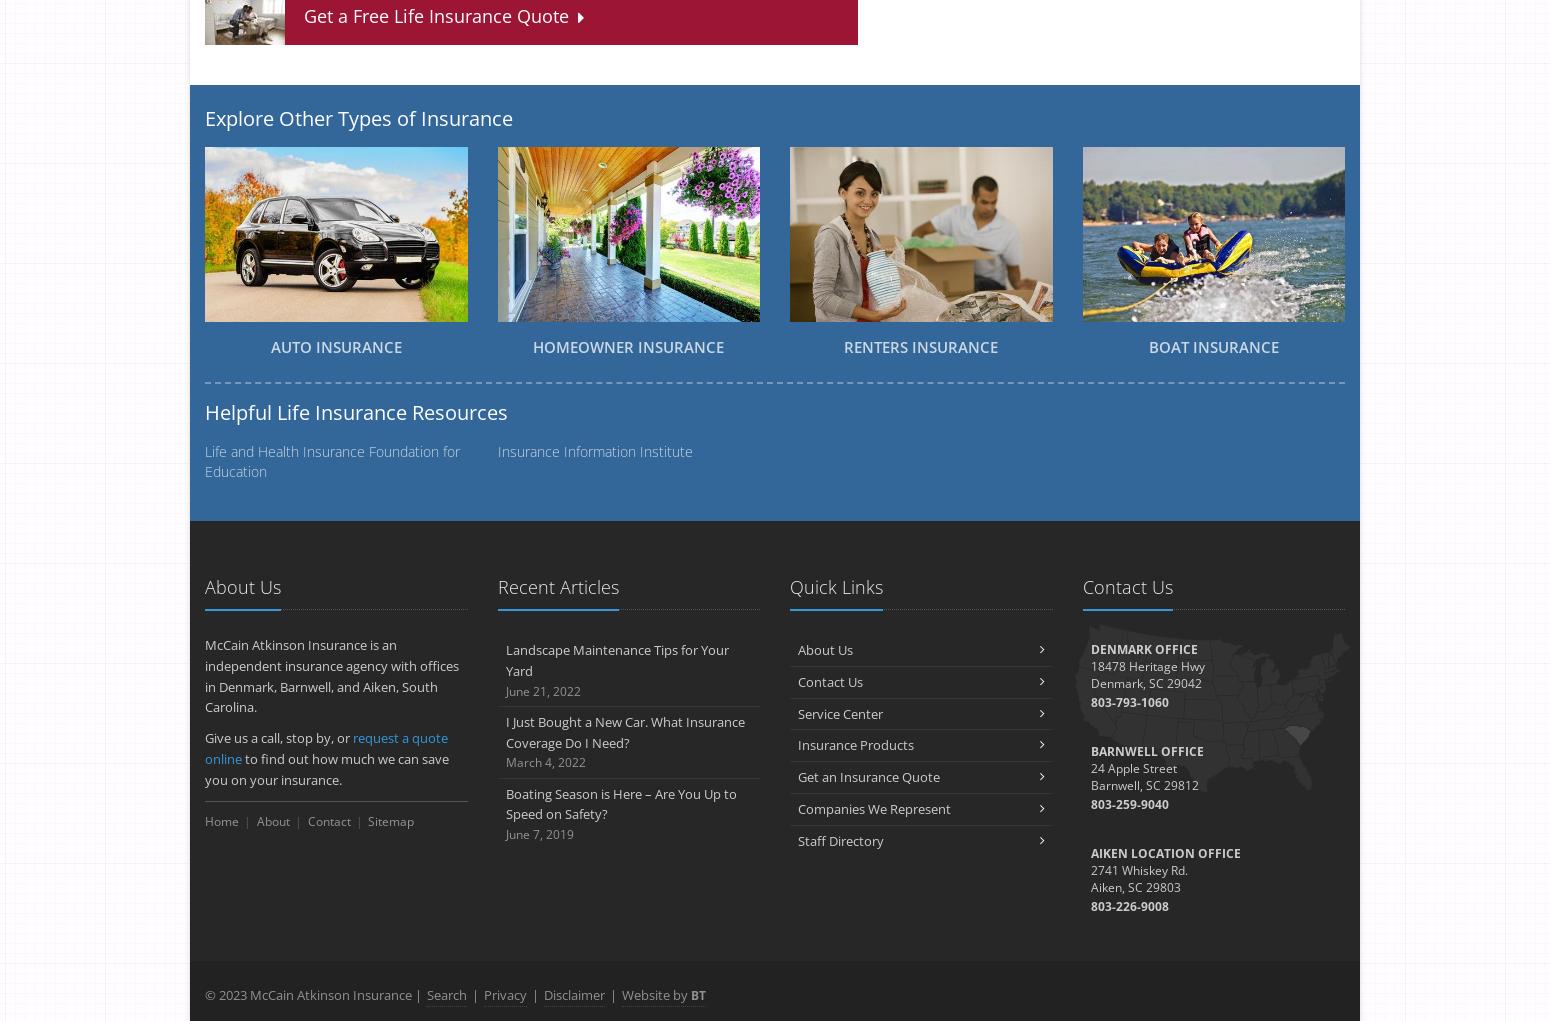  I want to click on 'Homeowner Insurance', so click(532, 346).